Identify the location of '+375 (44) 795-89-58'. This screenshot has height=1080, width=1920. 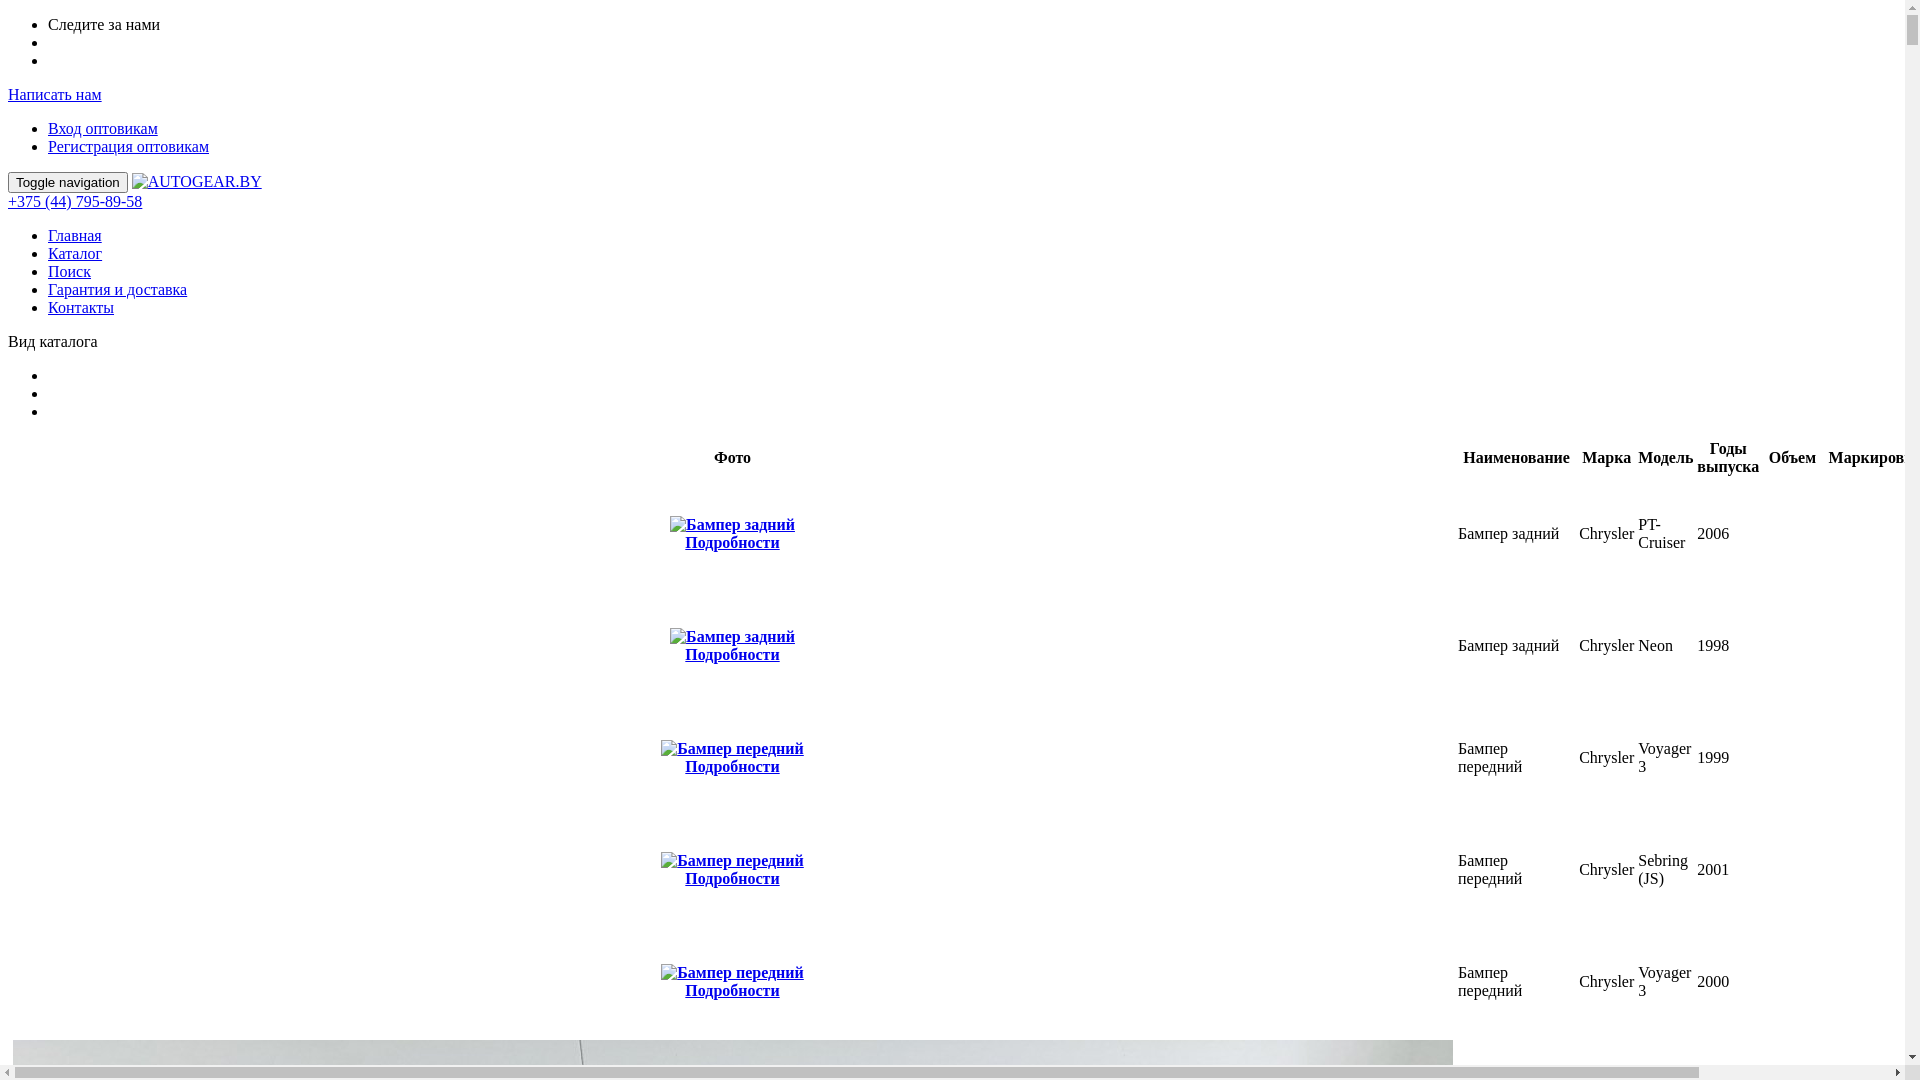
(75, 201).